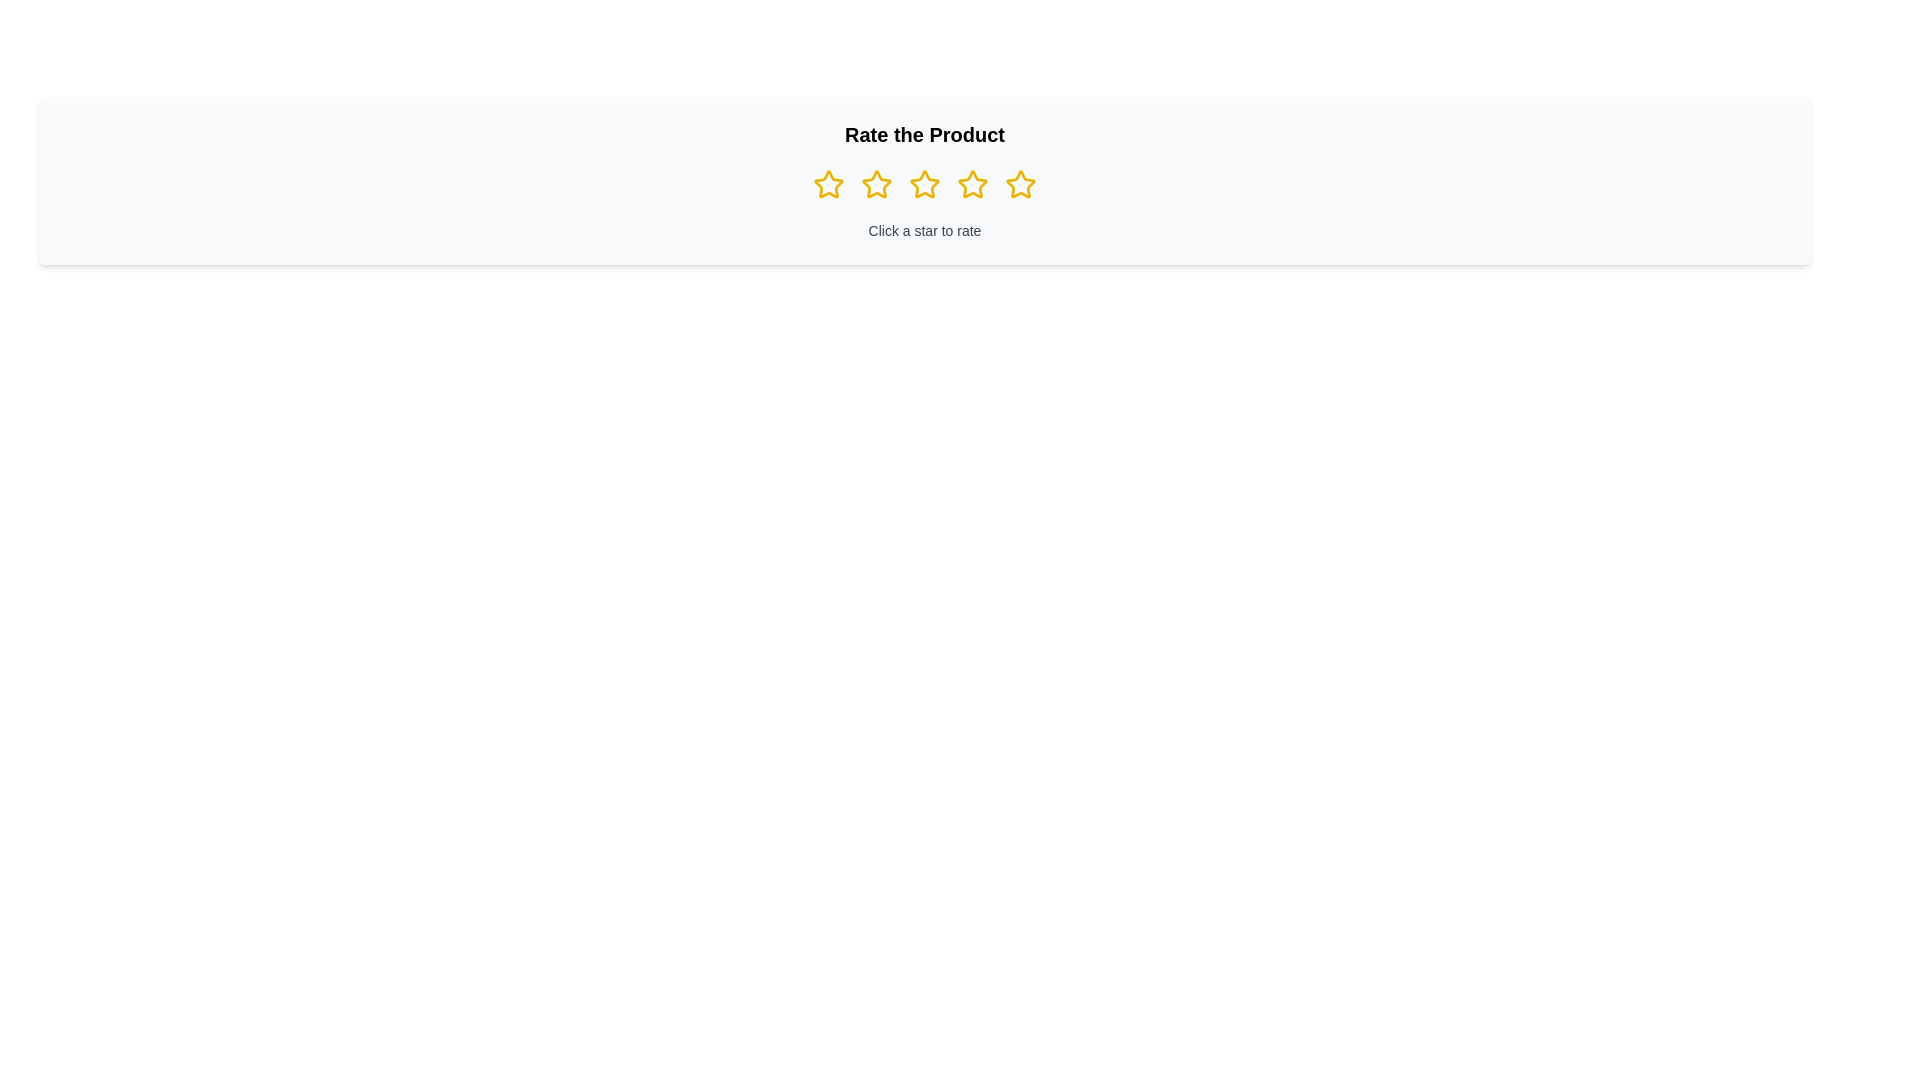 The height and width of the screenshot is (1080, 1920). Describe the element at coordinates (924, 185) in the screenshot. I see `the yellow hollow star icon, which is the third star in the row for rating purposes` at that location.